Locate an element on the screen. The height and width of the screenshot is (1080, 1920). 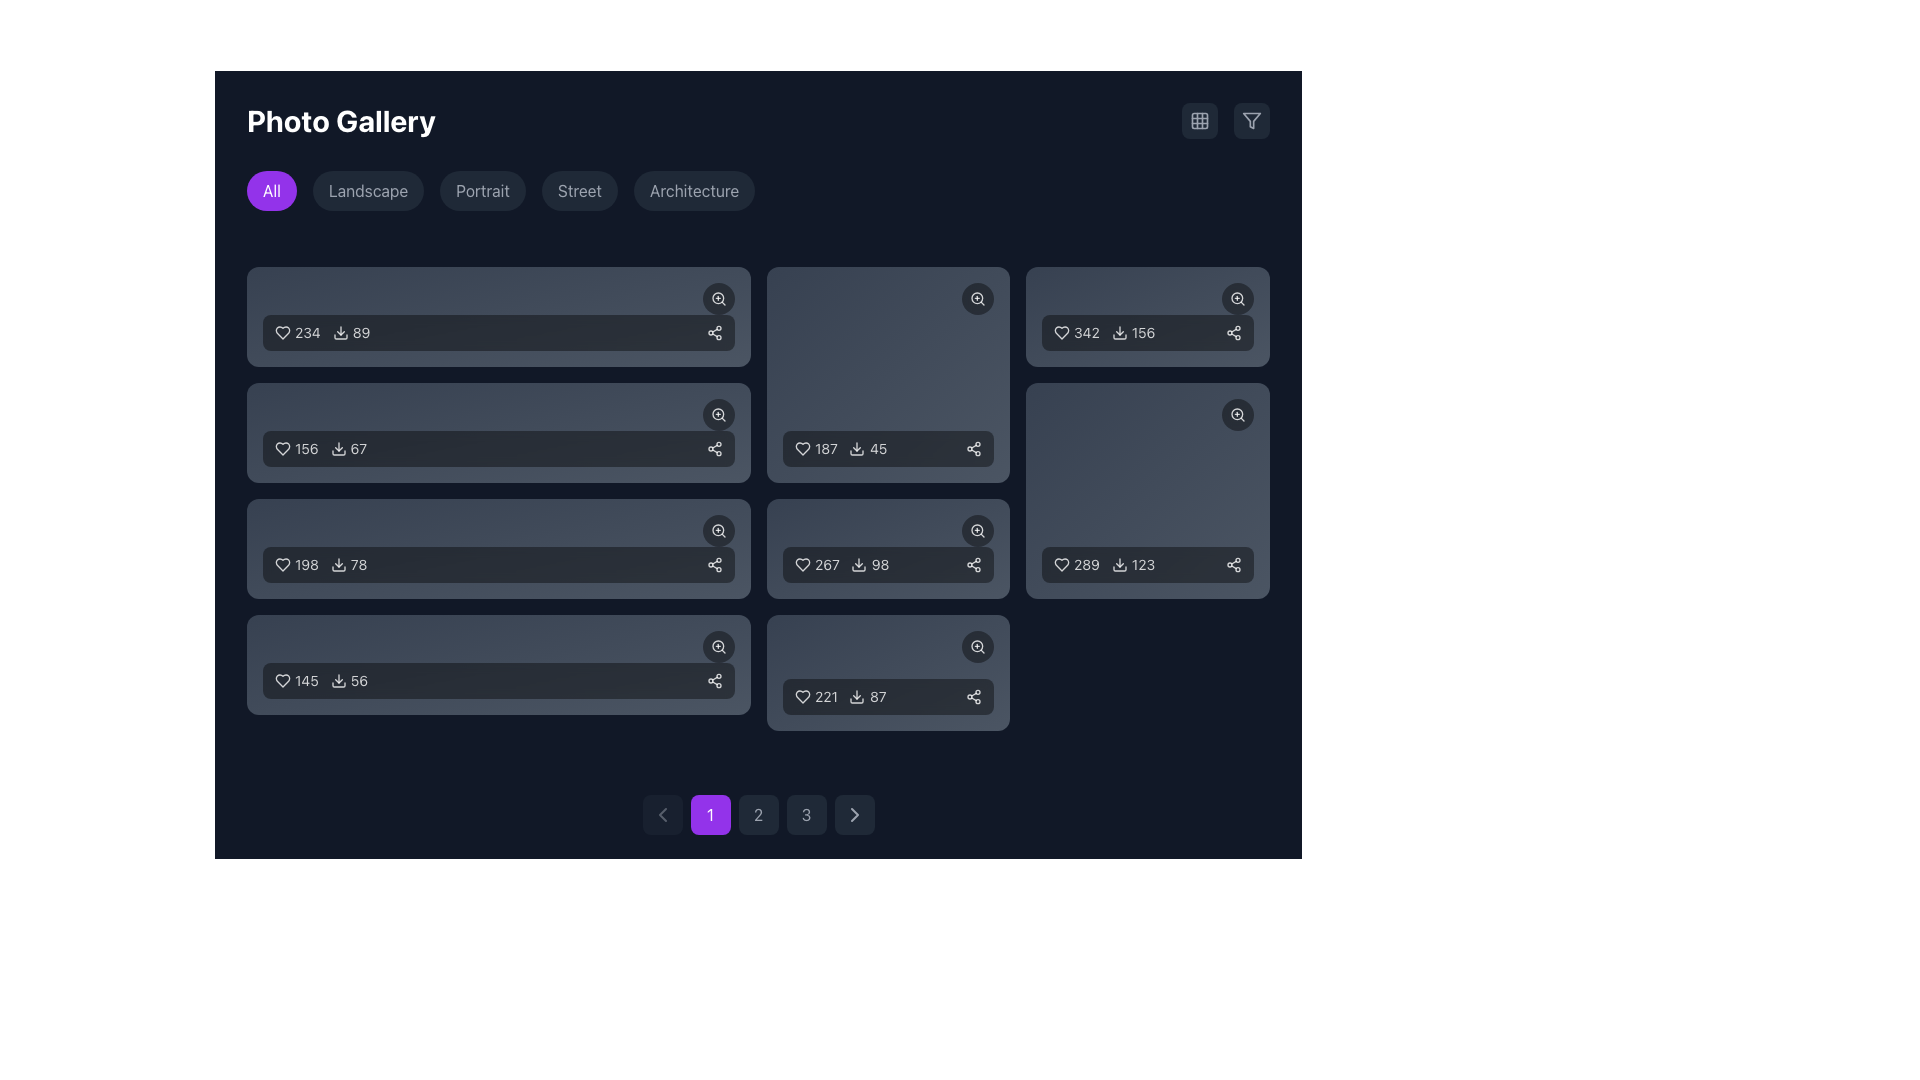
the Card component displaying counts and actions, which features a heart icon with '198' likes and a download icon with '78', located in the leftmost position of the third row in a grid layout is located at coordinates (498, 548).